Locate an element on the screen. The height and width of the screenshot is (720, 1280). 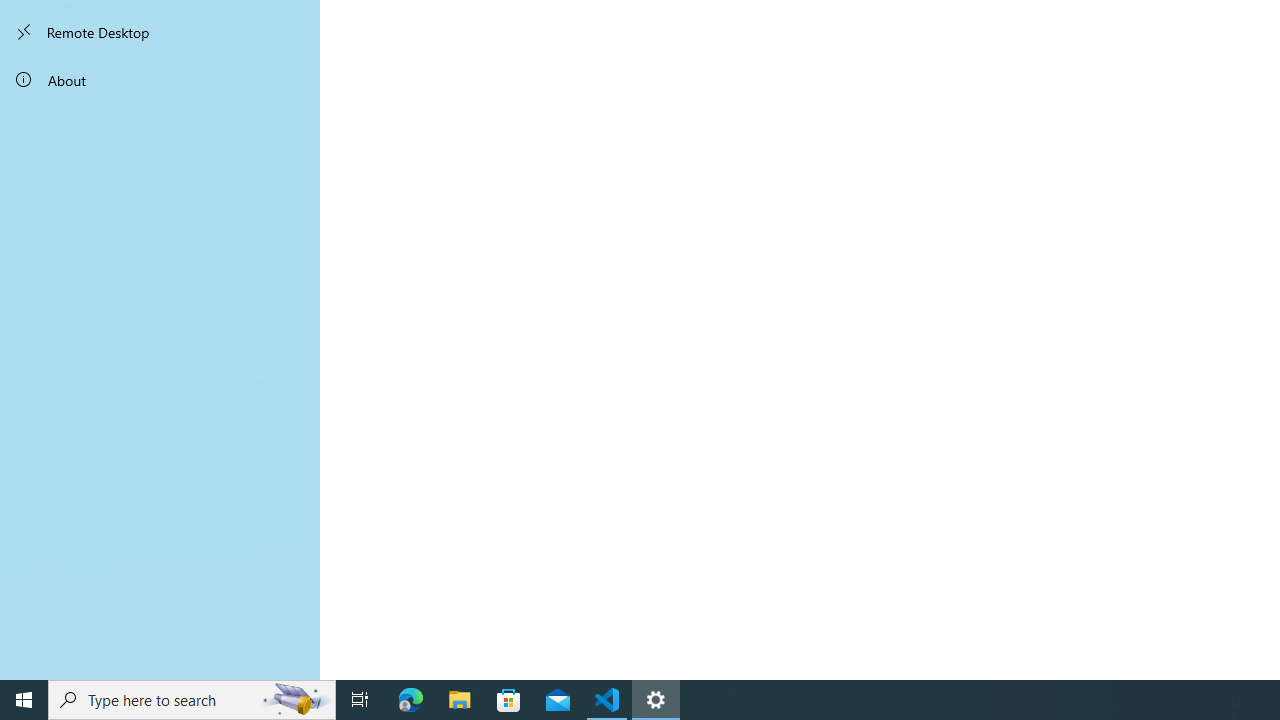
'About' is located at coordinates (160, 78).